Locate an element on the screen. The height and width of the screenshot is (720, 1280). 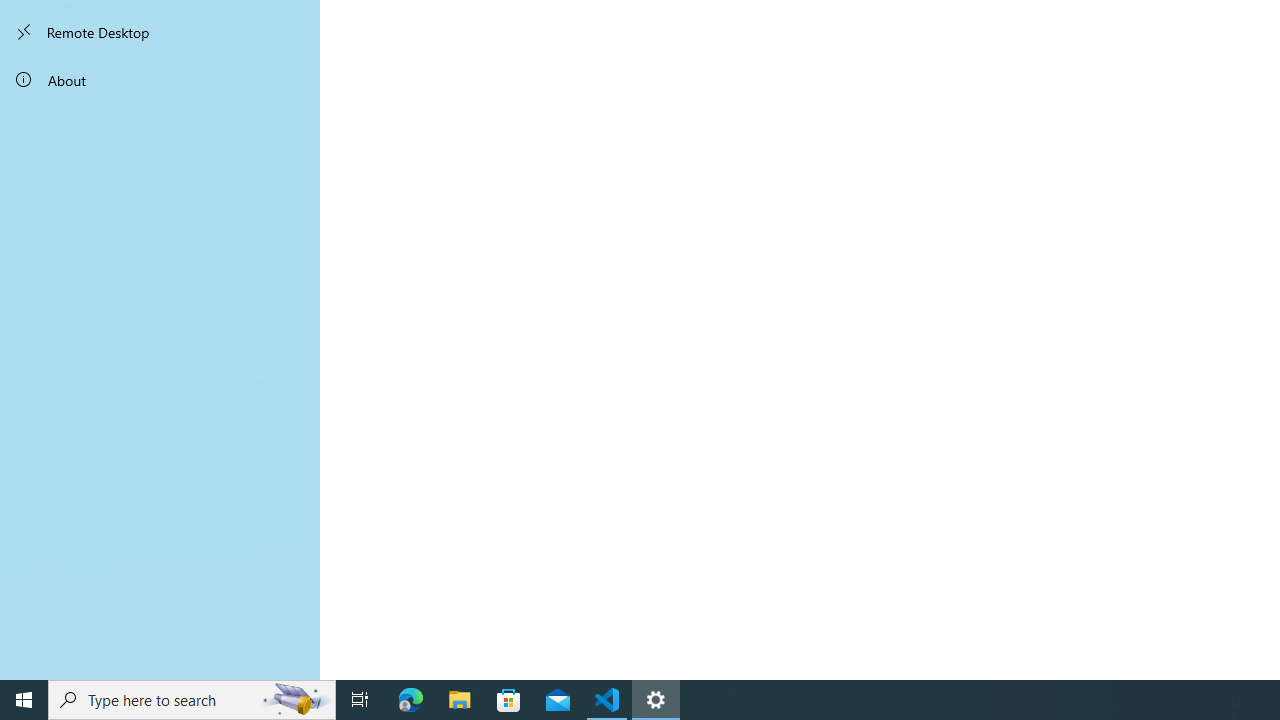
'About' is located at coordinates (160, 78).